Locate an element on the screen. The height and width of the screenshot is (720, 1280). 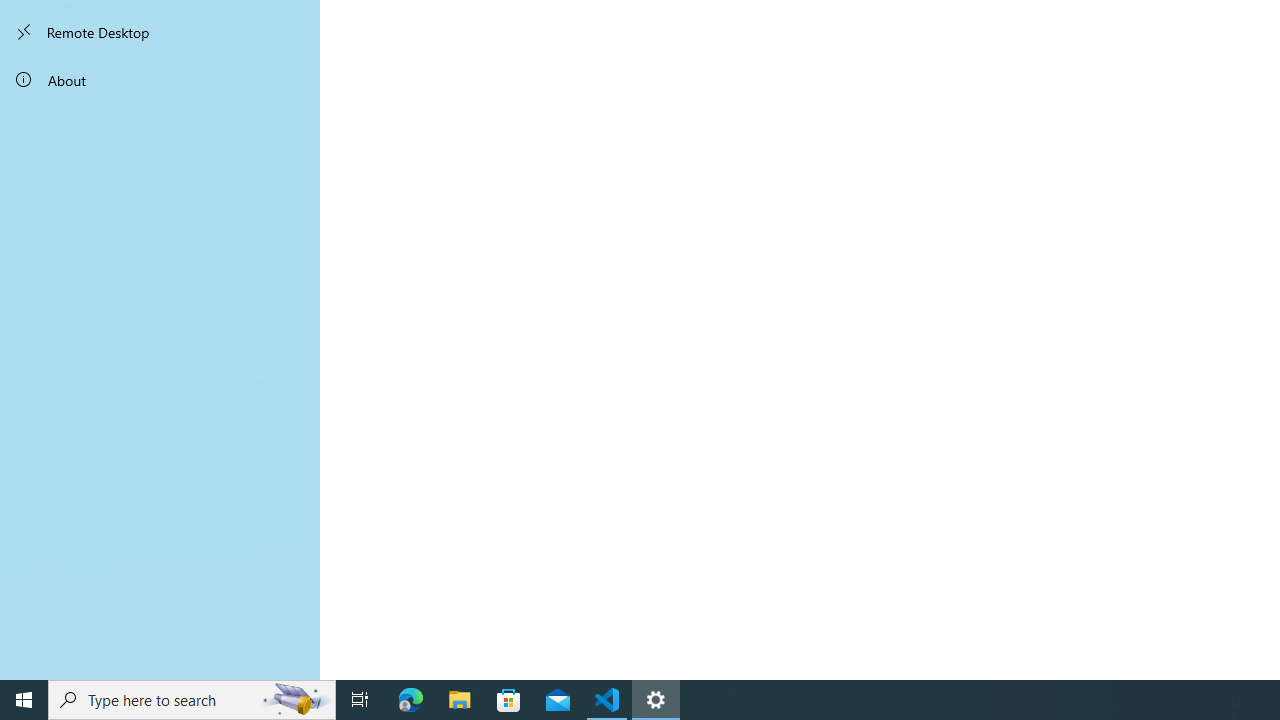
'About' is located at coordinates (160, 78).